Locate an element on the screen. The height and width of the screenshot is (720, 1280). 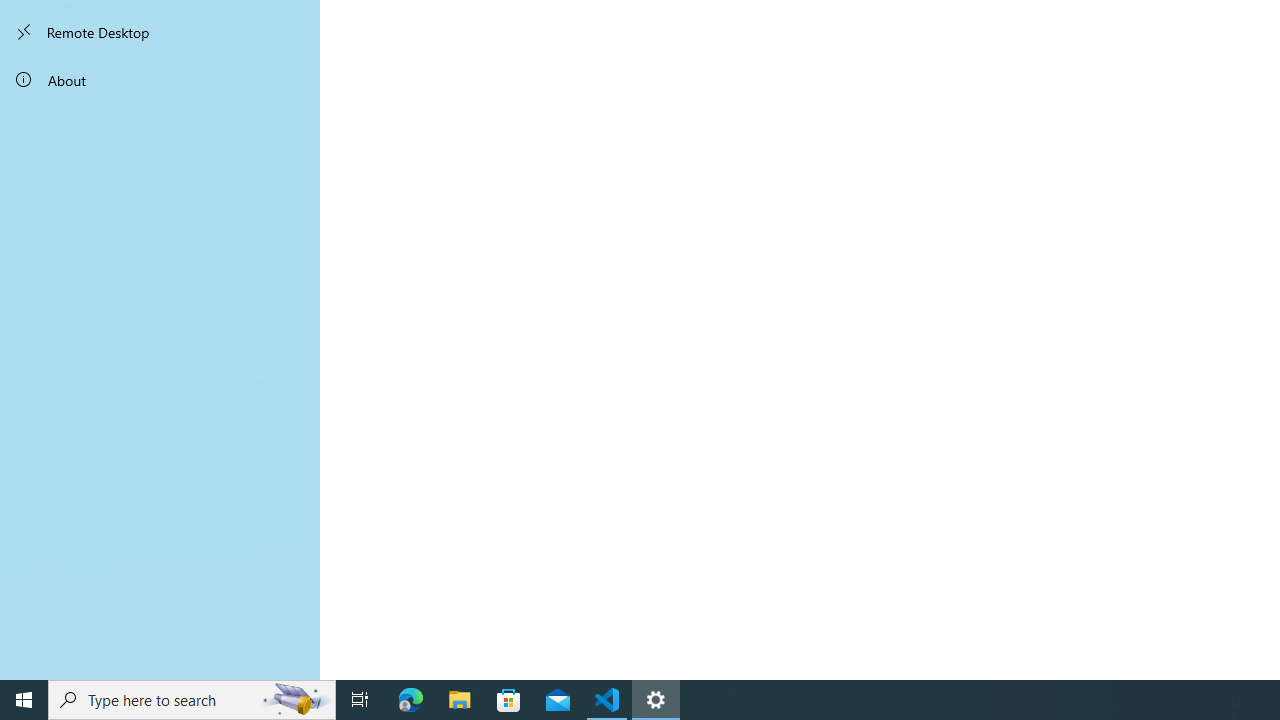
'About' is located at coordinates (160, 78).